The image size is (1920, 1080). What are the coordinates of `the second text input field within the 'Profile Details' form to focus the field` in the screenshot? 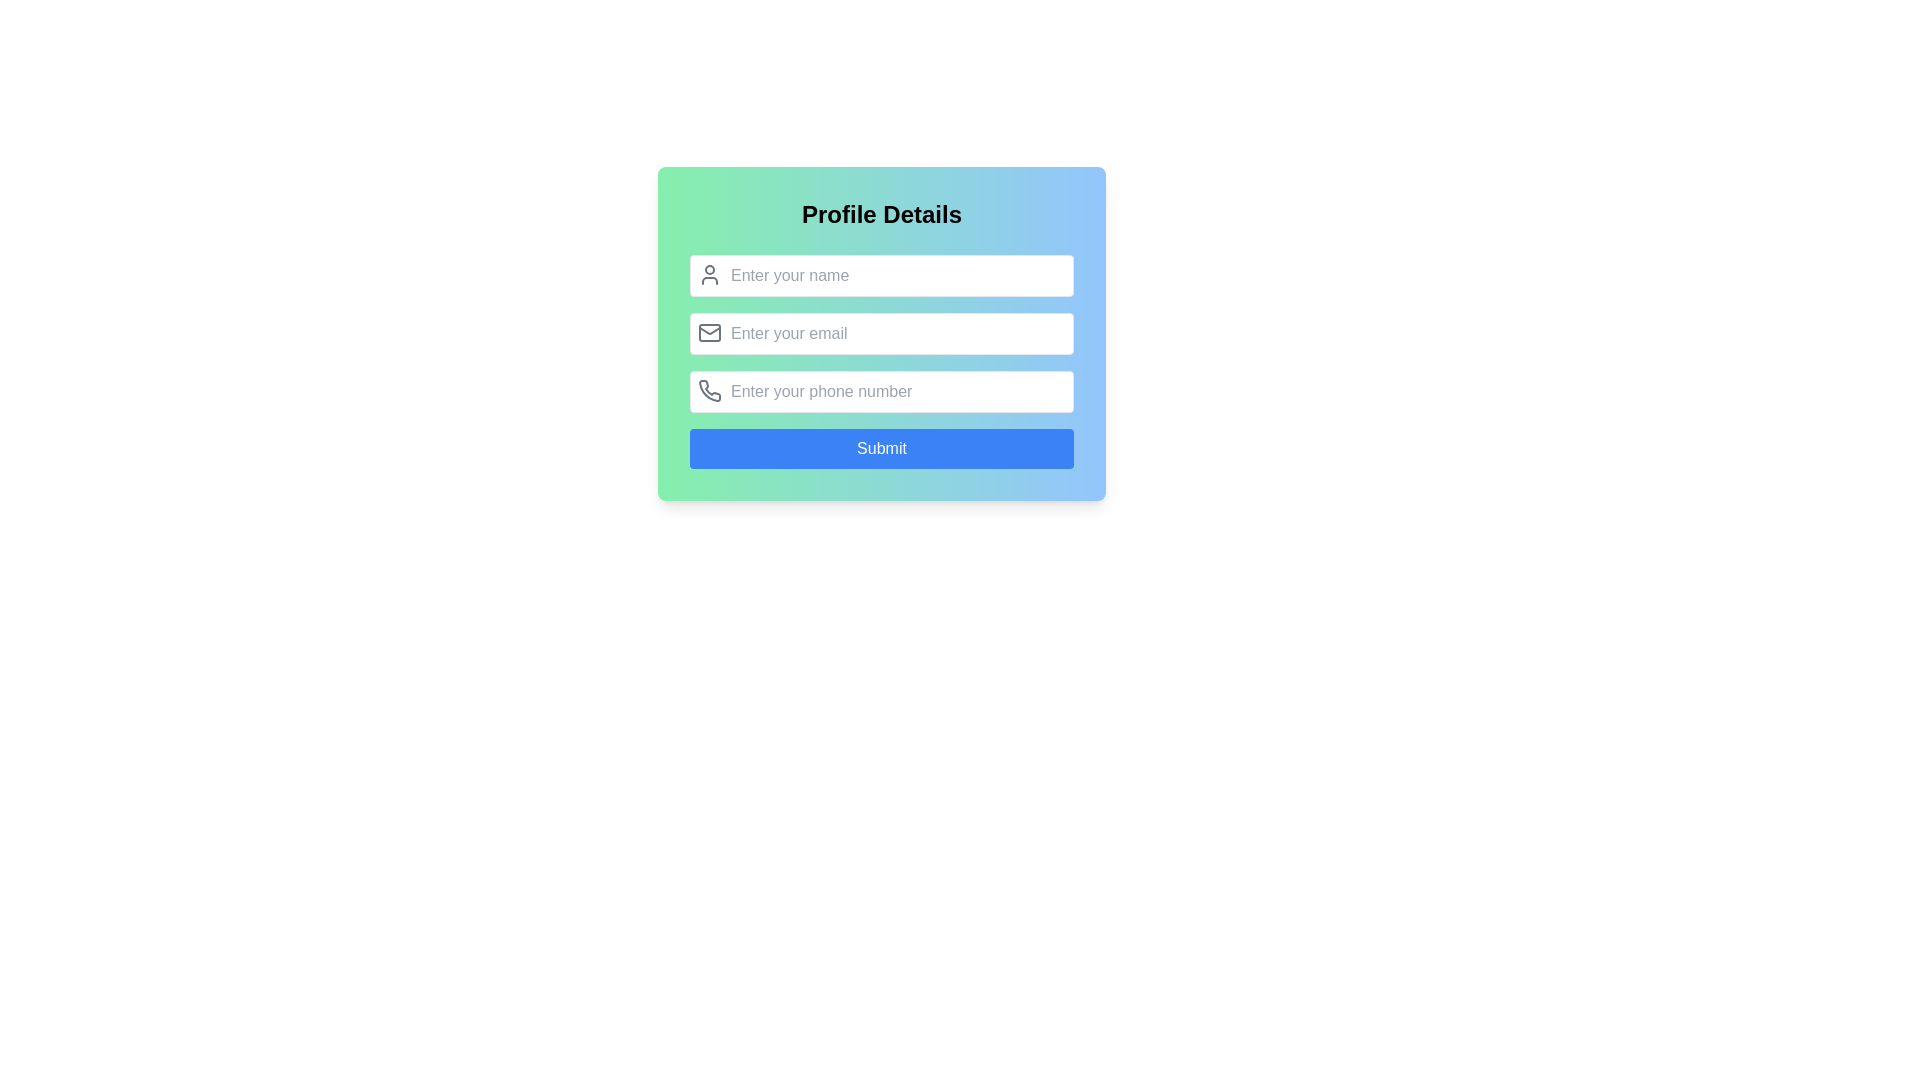 It's located at (881, 362).